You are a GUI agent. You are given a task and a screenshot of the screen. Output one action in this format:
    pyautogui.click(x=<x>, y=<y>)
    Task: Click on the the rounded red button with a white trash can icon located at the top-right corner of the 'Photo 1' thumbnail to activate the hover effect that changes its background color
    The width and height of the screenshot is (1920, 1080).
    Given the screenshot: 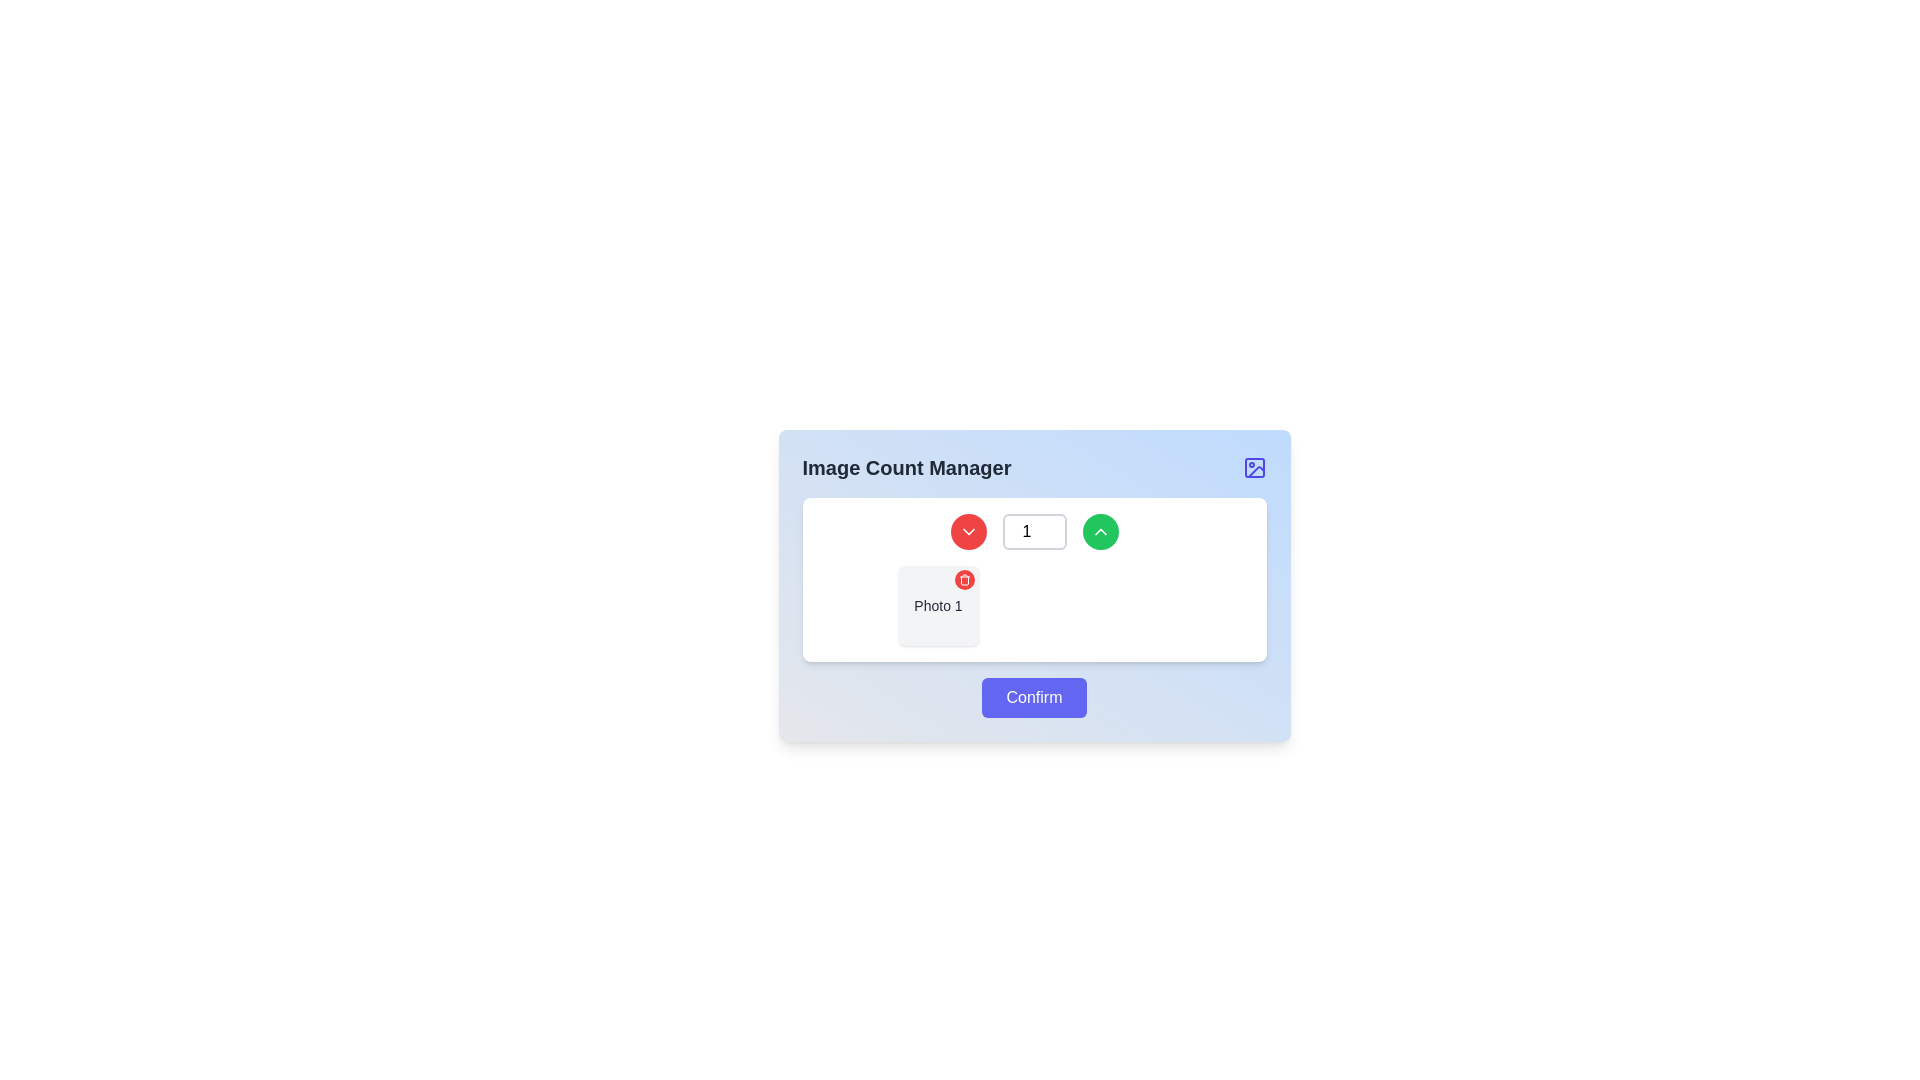 What is the action you would take?
    pyautogui.click(x=964, y=579)
    